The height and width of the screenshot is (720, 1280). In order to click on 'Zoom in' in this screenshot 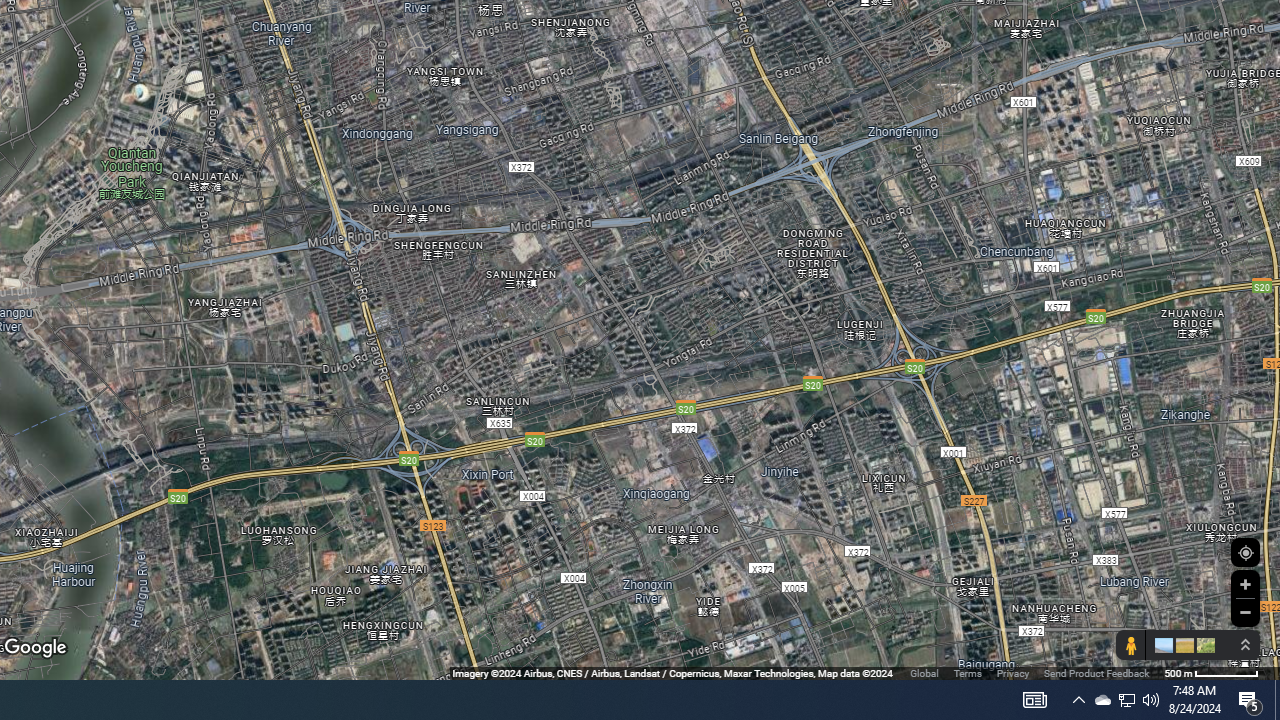, I will do `click(1244, 584)`.